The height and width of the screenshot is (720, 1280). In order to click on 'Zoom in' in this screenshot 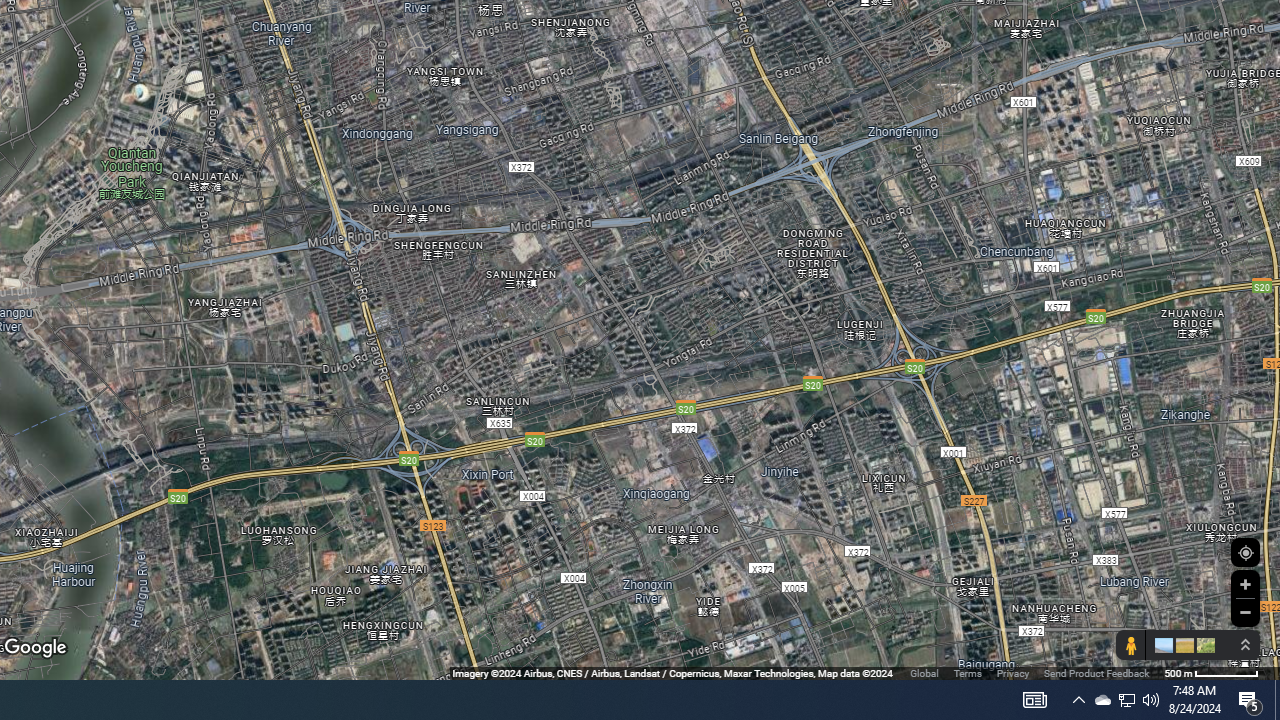, I will do `click(1244, 584)`.